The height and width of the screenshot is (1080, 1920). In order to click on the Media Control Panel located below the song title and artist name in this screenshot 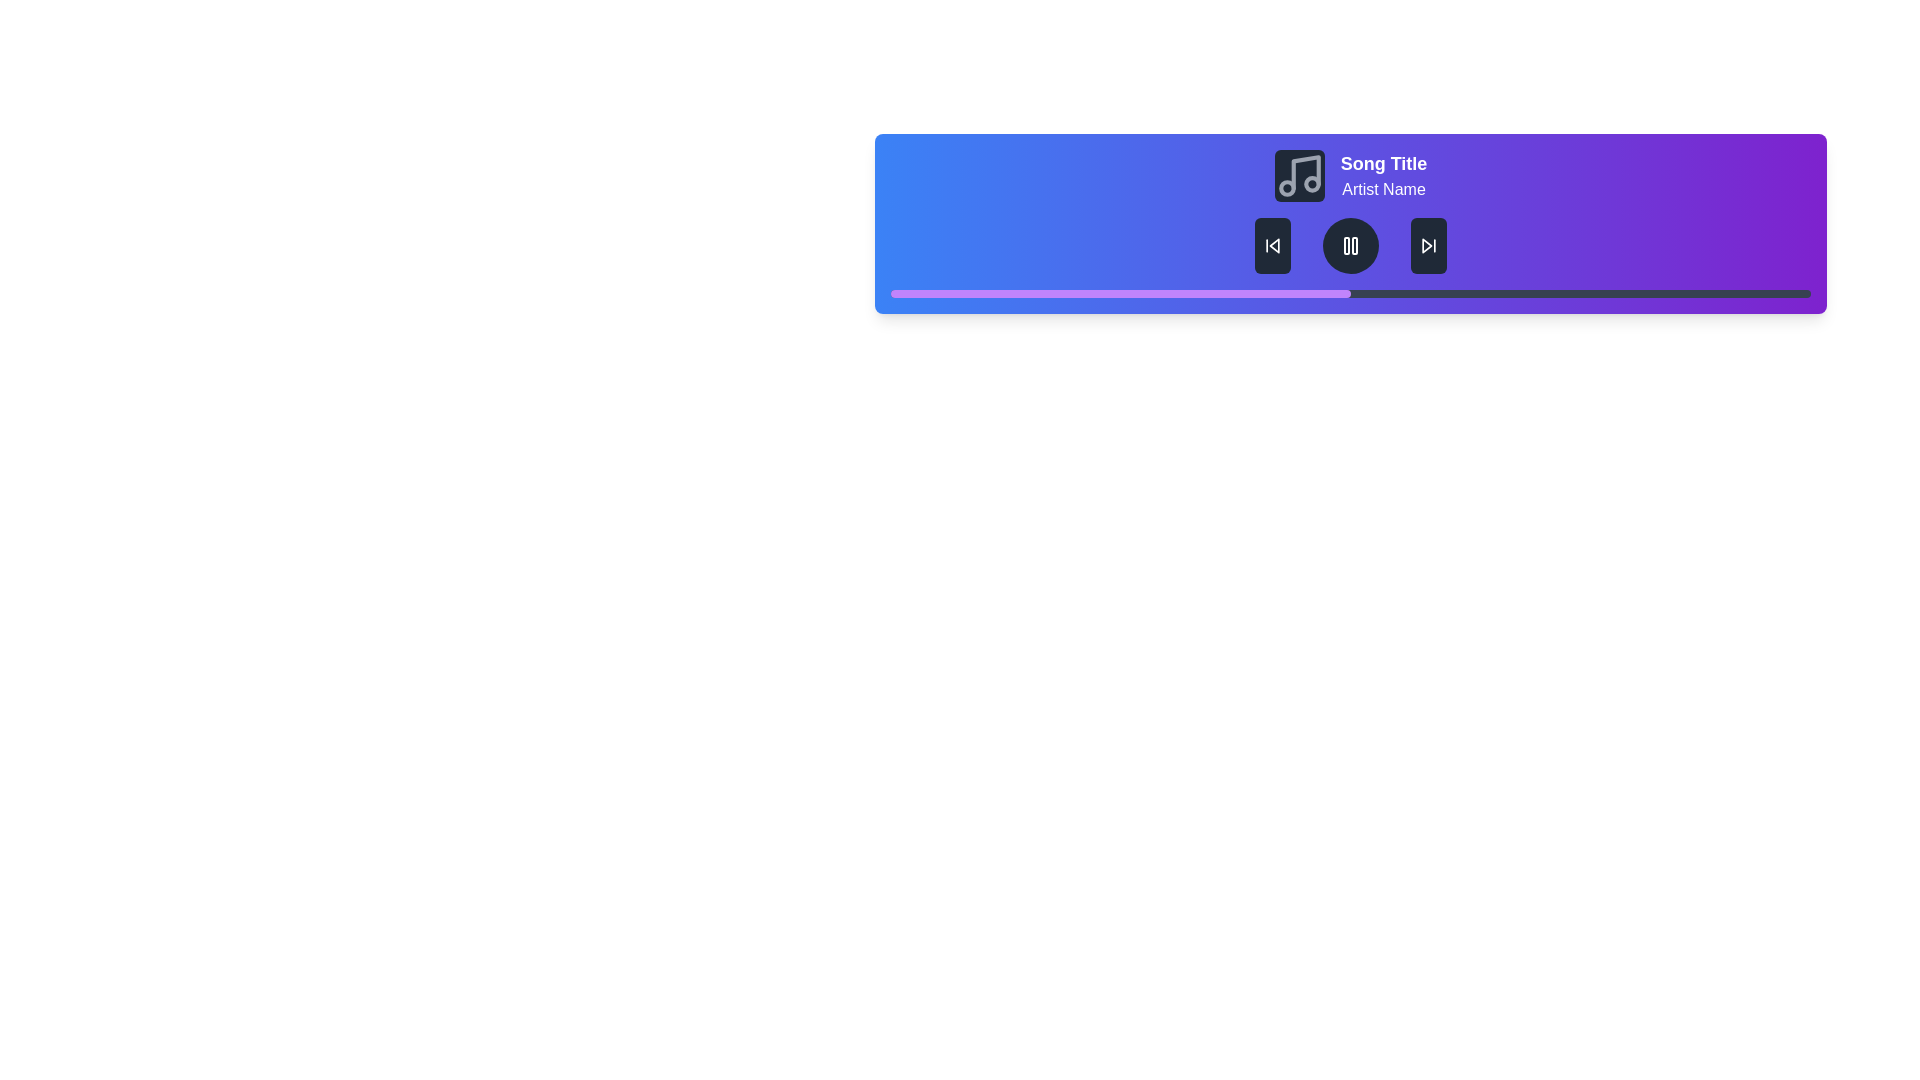, I will do `click(1350, 245)`.